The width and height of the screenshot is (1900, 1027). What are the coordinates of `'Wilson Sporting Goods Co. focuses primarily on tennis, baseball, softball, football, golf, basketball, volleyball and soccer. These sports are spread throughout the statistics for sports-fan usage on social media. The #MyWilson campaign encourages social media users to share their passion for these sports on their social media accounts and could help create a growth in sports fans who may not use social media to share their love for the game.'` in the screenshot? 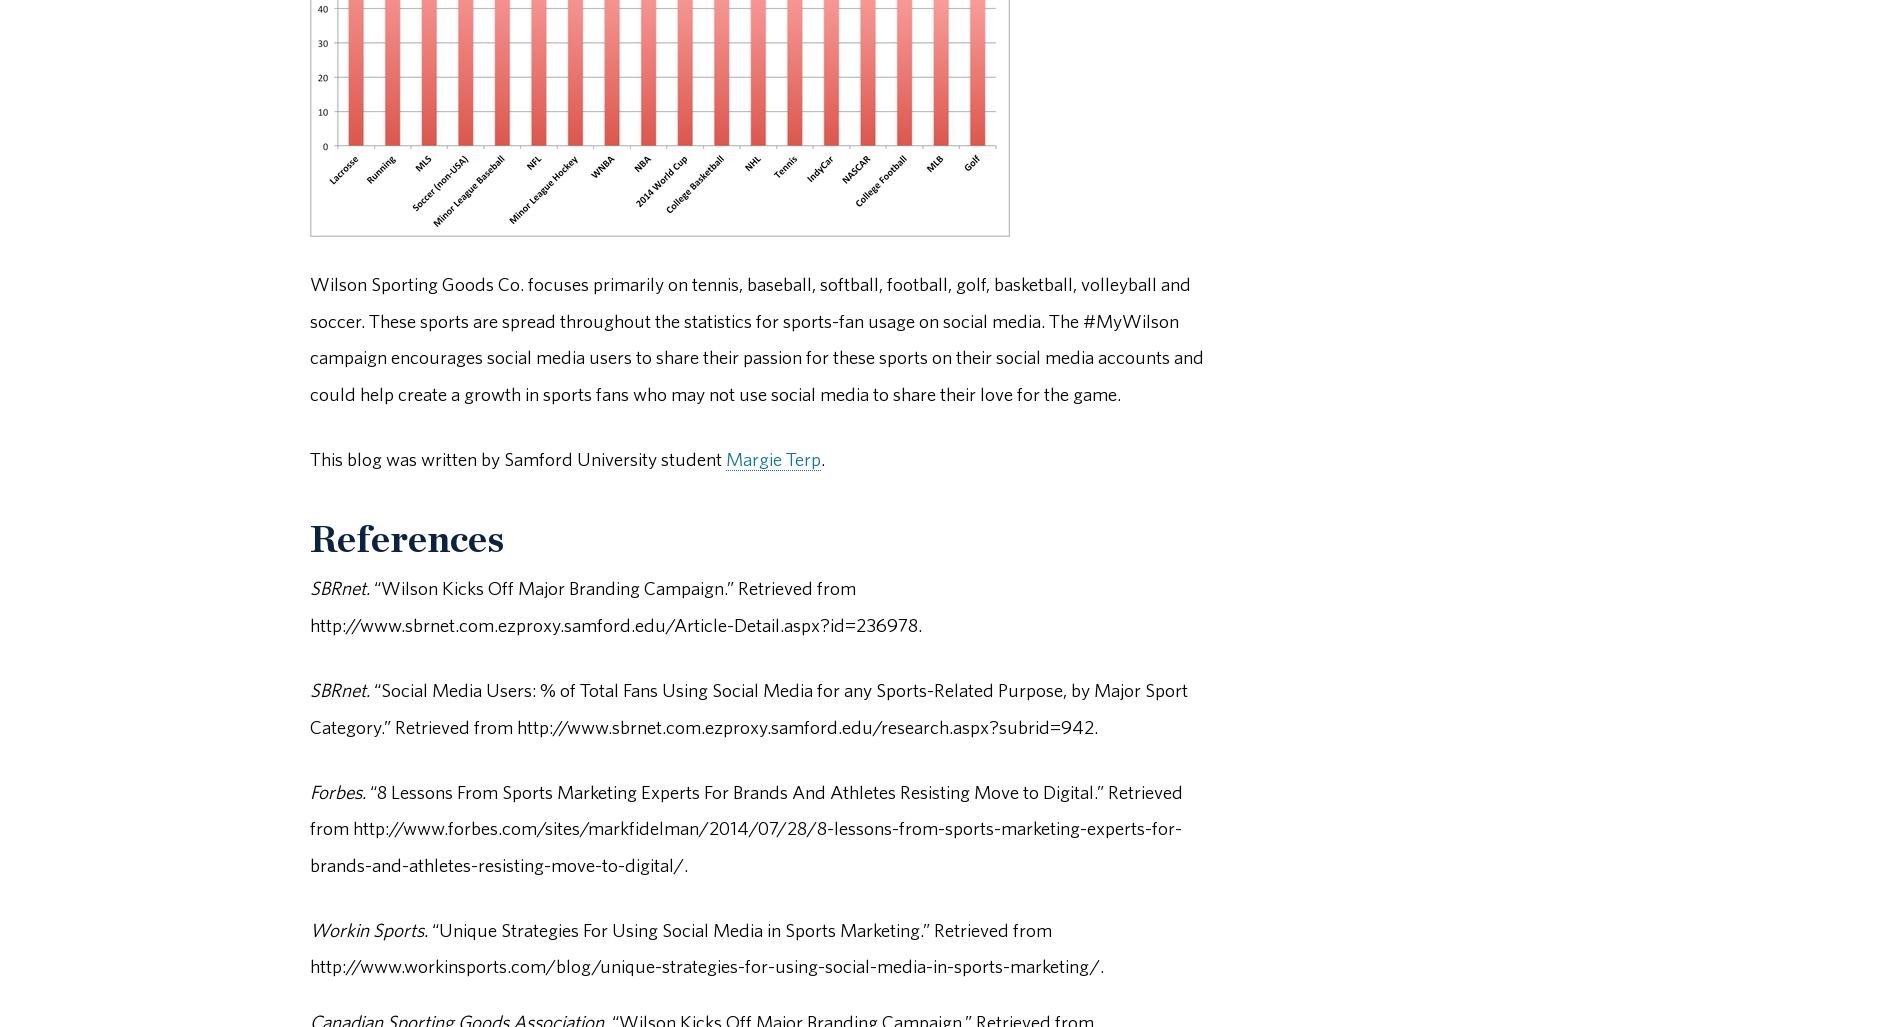 It's located at (755, 337).